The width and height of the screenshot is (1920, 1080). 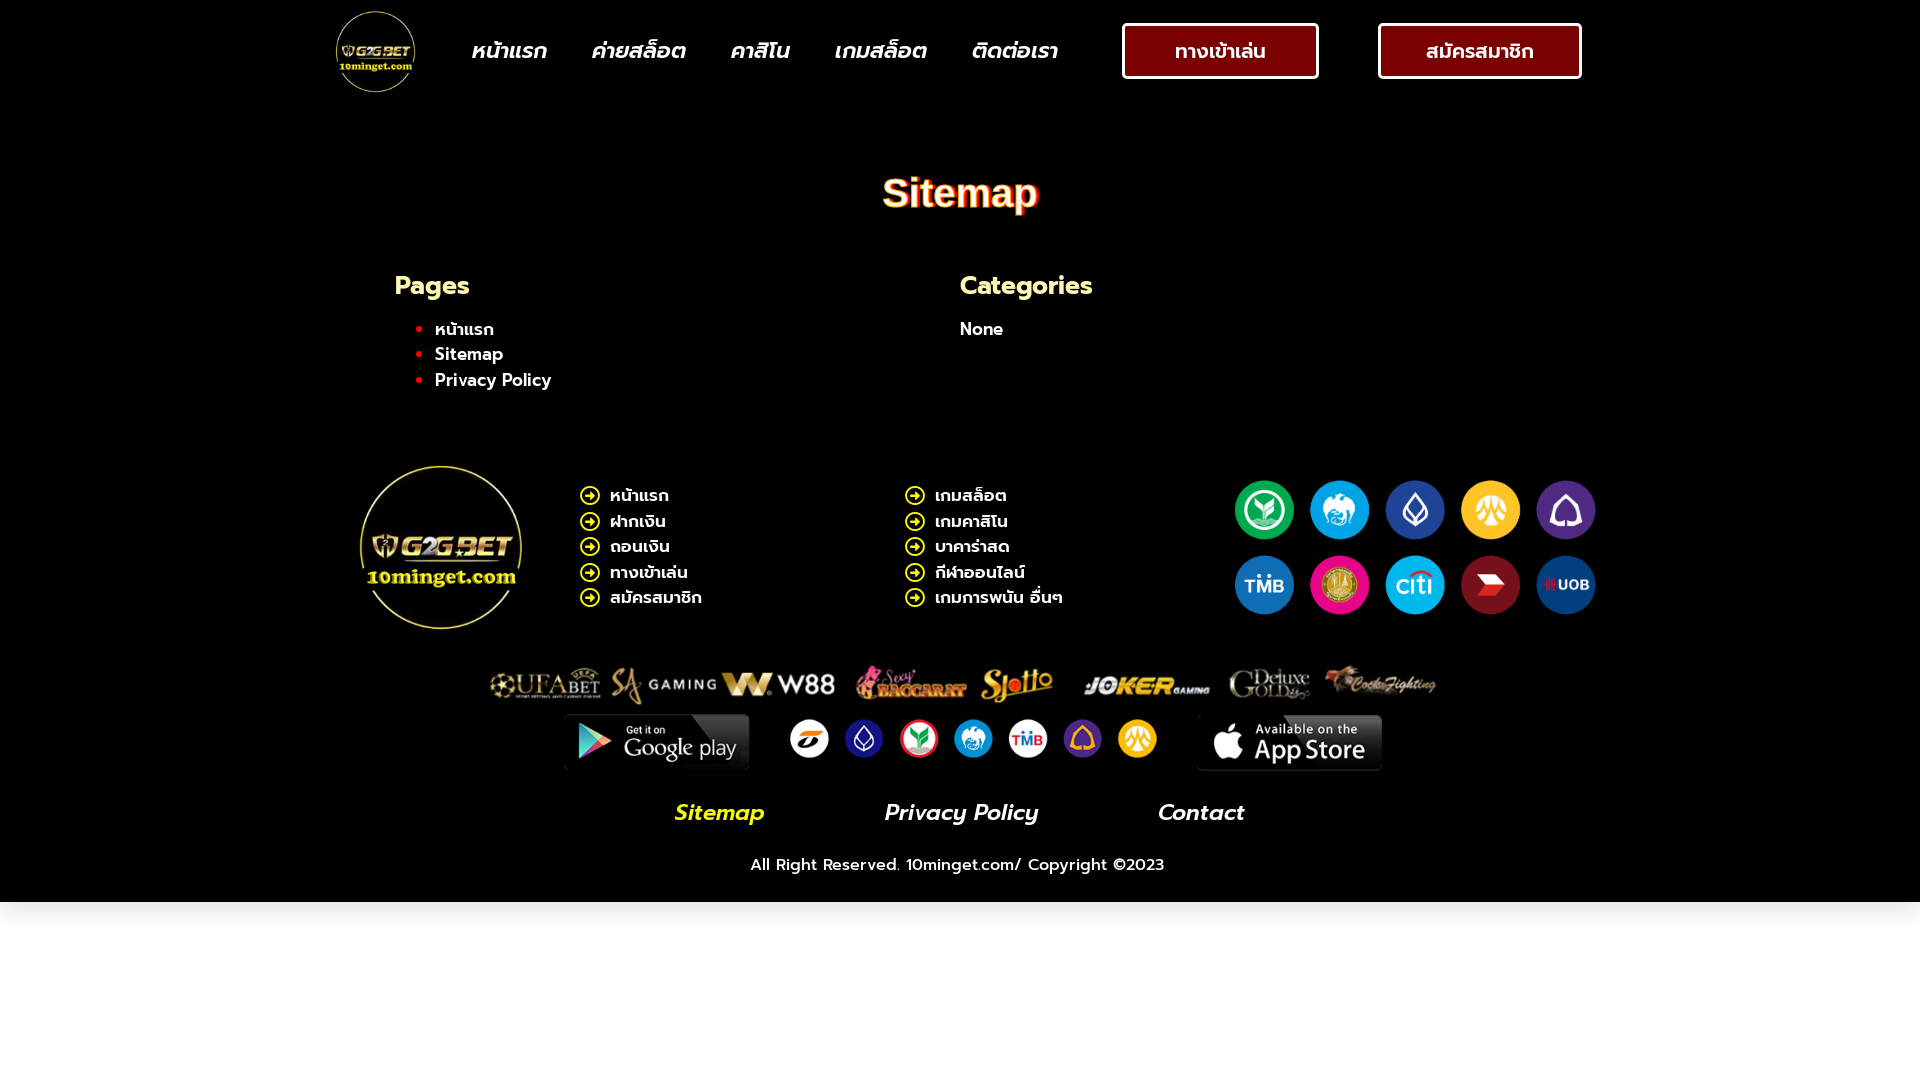 What do you see at coordinates (1147, 813) in the screenshot?
I see `'Contact'` at bounding box center [1147, 813].